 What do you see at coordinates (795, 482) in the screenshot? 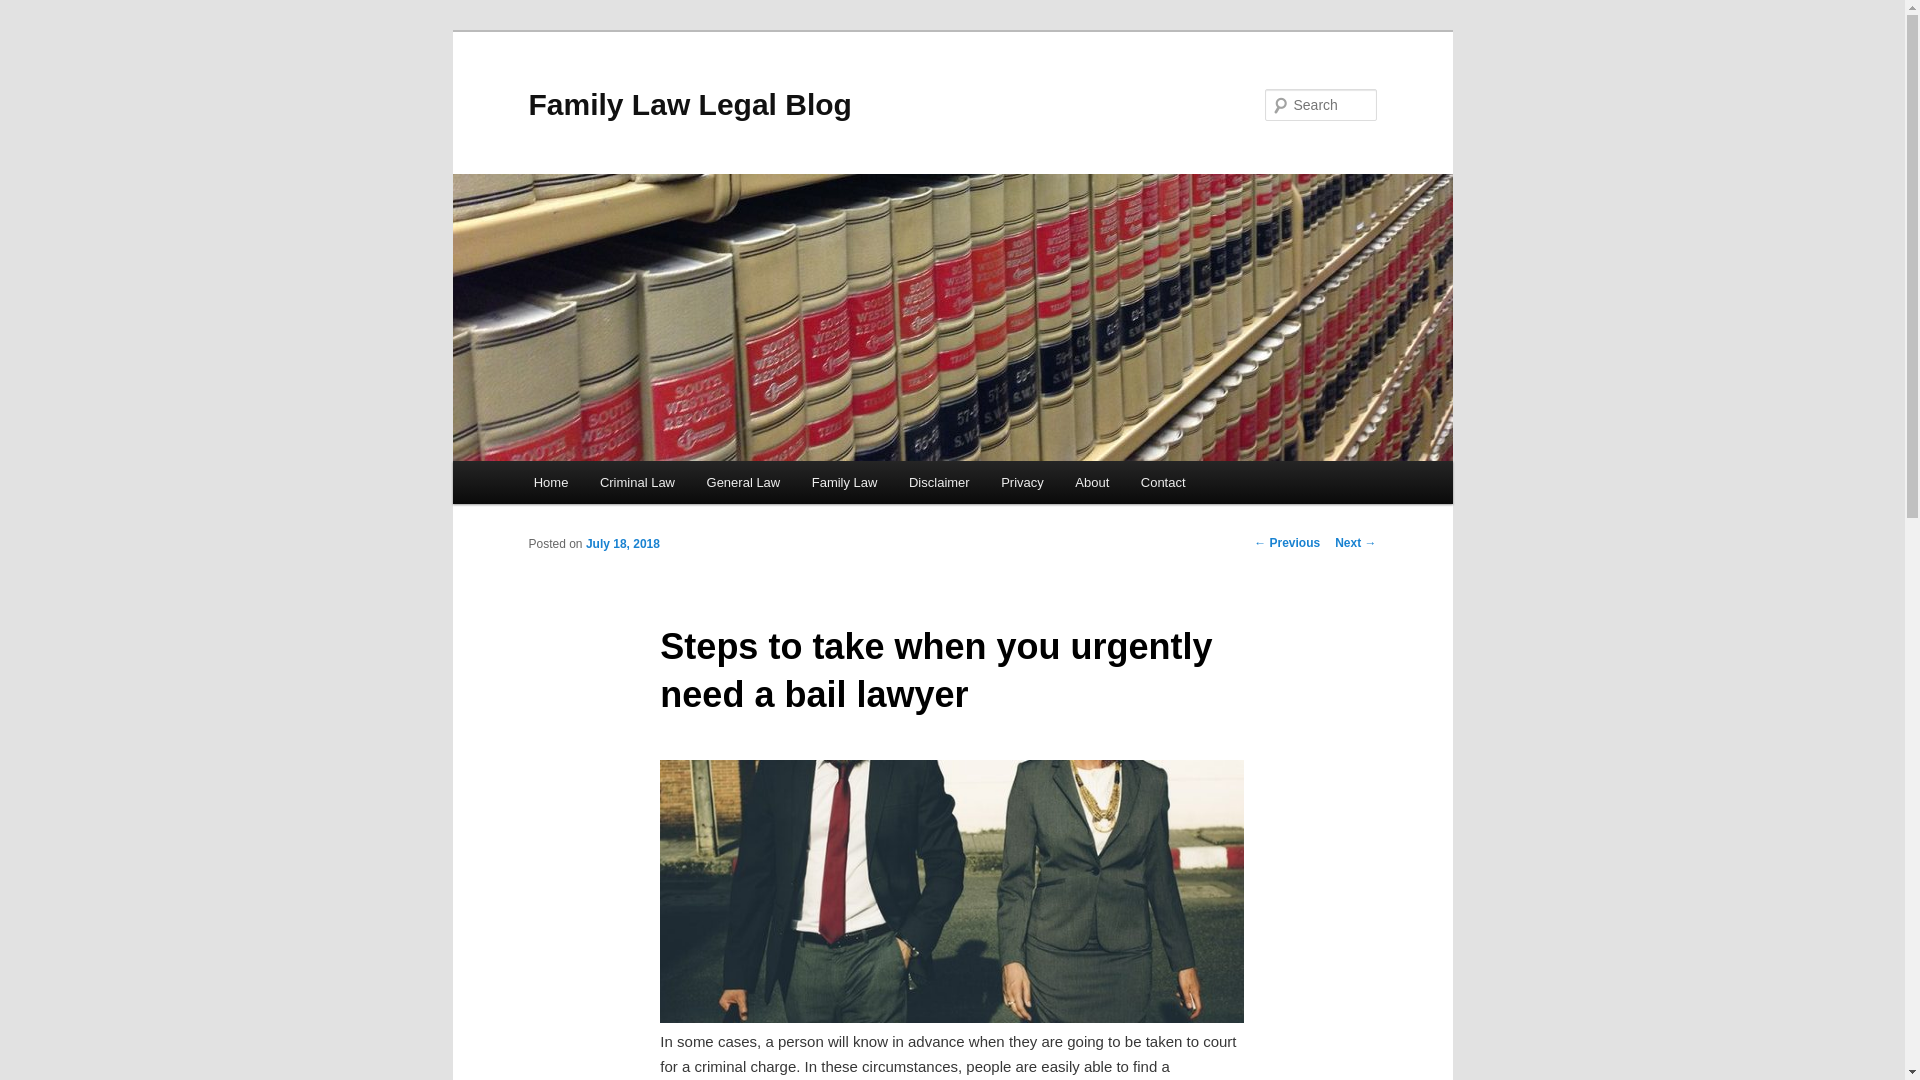
I see `'Family Law'` at bounding box center [795, 482].